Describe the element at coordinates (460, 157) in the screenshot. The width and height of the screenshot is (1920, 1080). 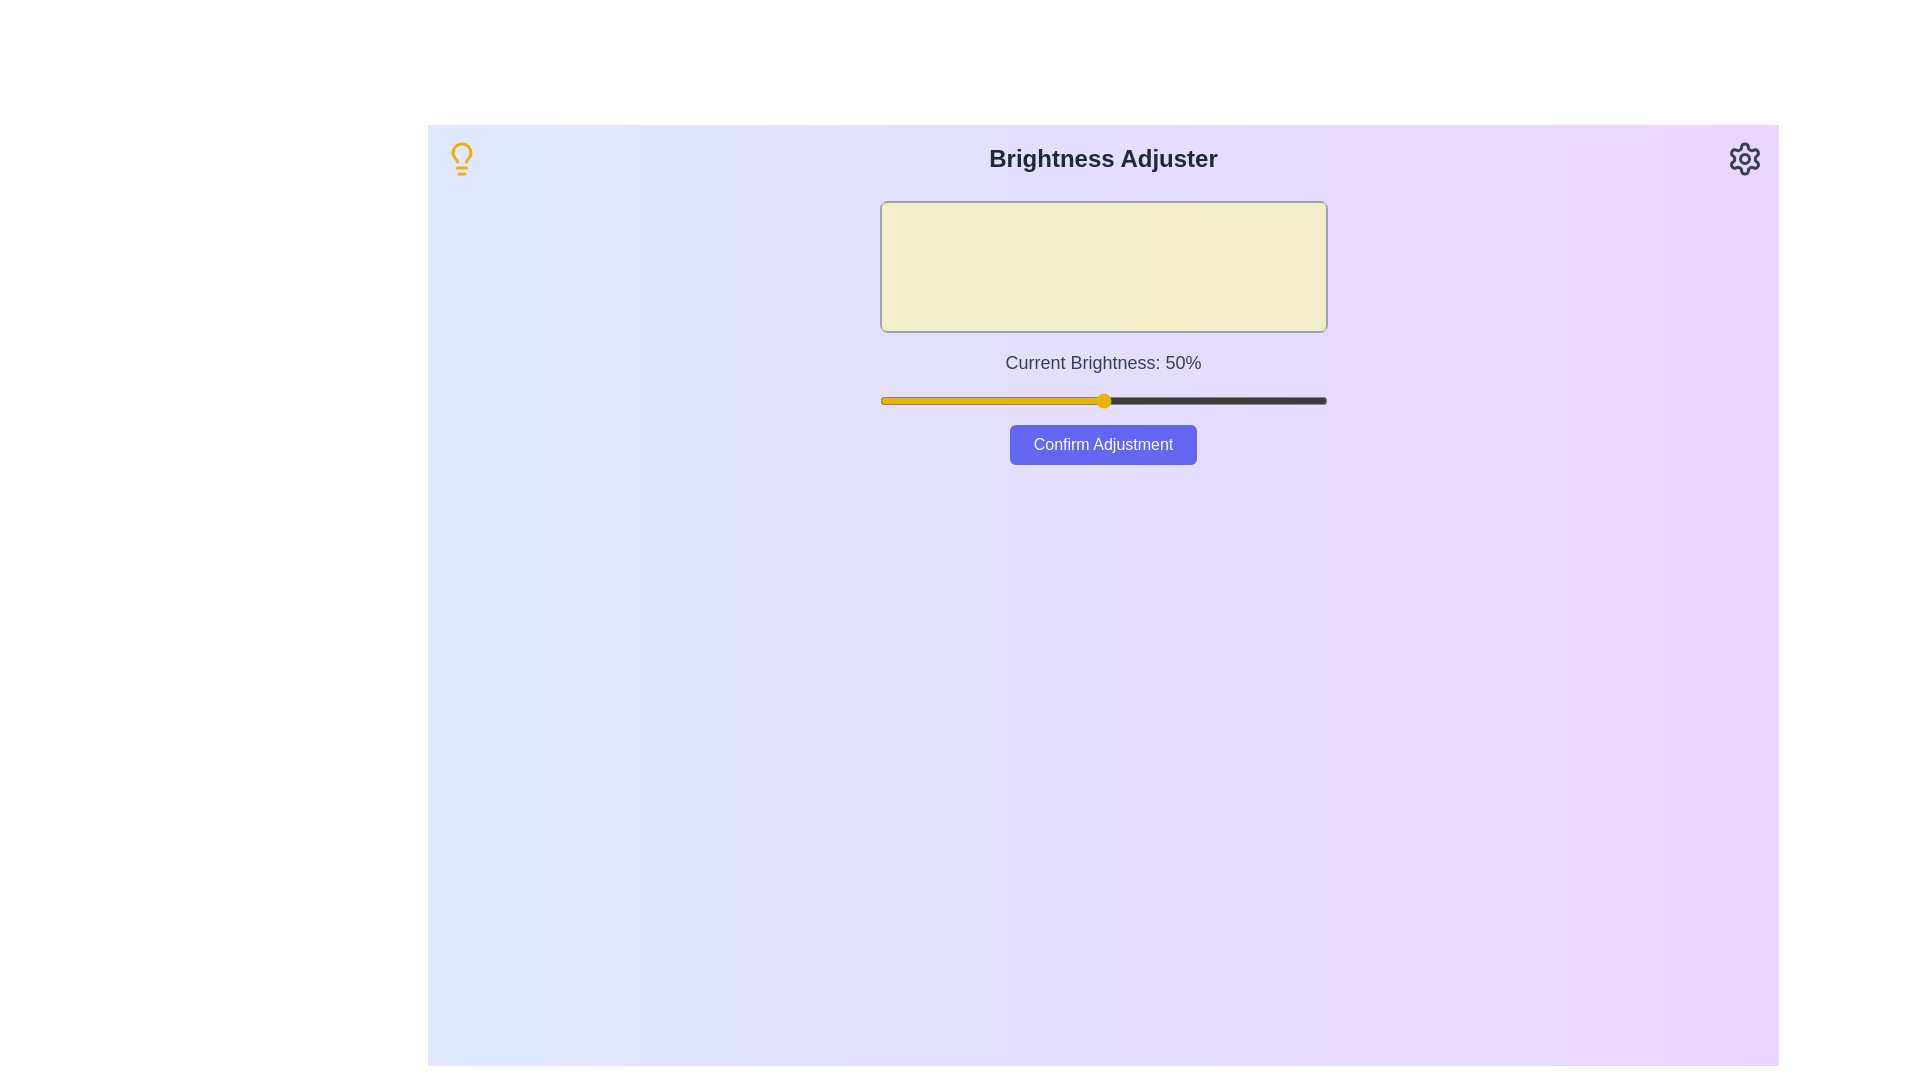
I see `the lightbulb icon in the header` at that location.